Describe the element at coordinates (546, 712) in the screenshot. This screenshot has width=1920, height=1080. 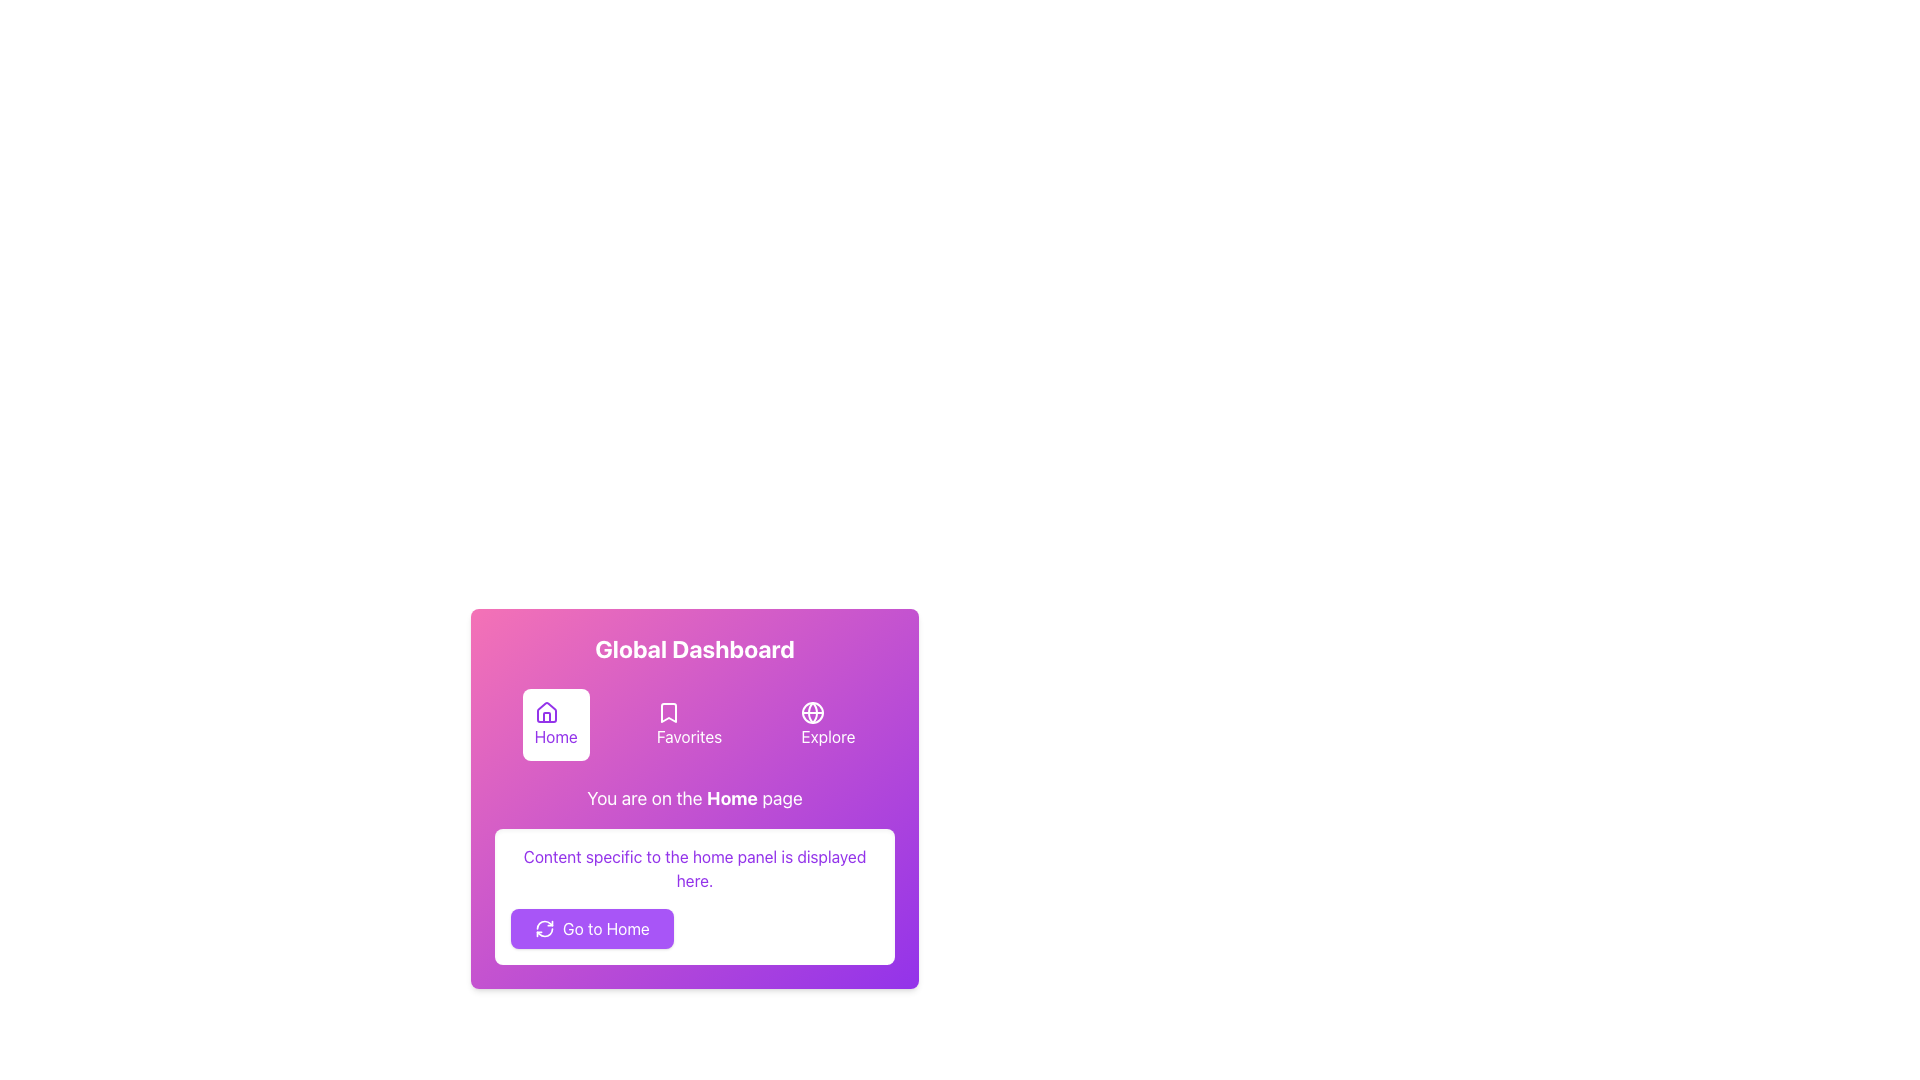
I see `the house-shaped icon with a purple stroke, which is positioned above the 'Home' label in the top row of the purple and white card interface` at that location.